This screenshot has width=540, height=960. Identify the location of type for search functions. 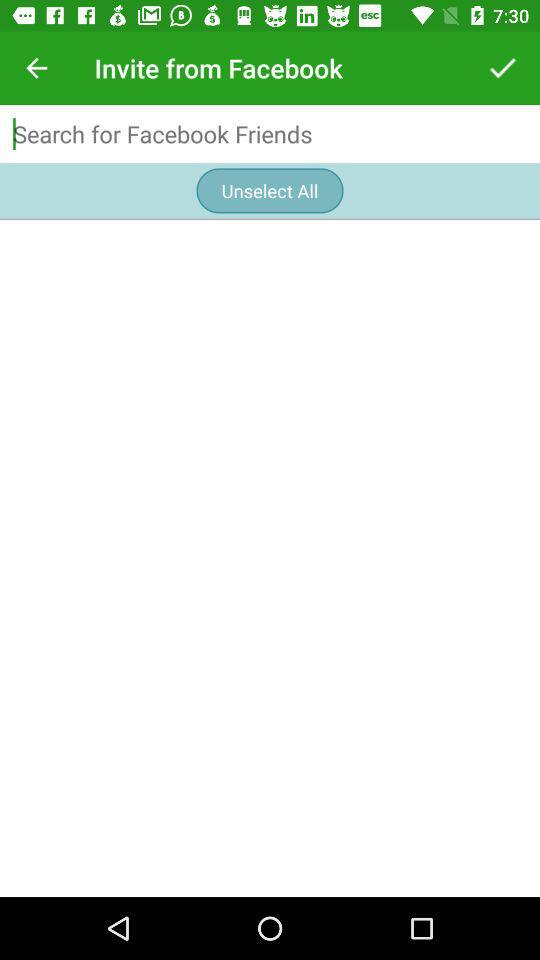
(270, 133).